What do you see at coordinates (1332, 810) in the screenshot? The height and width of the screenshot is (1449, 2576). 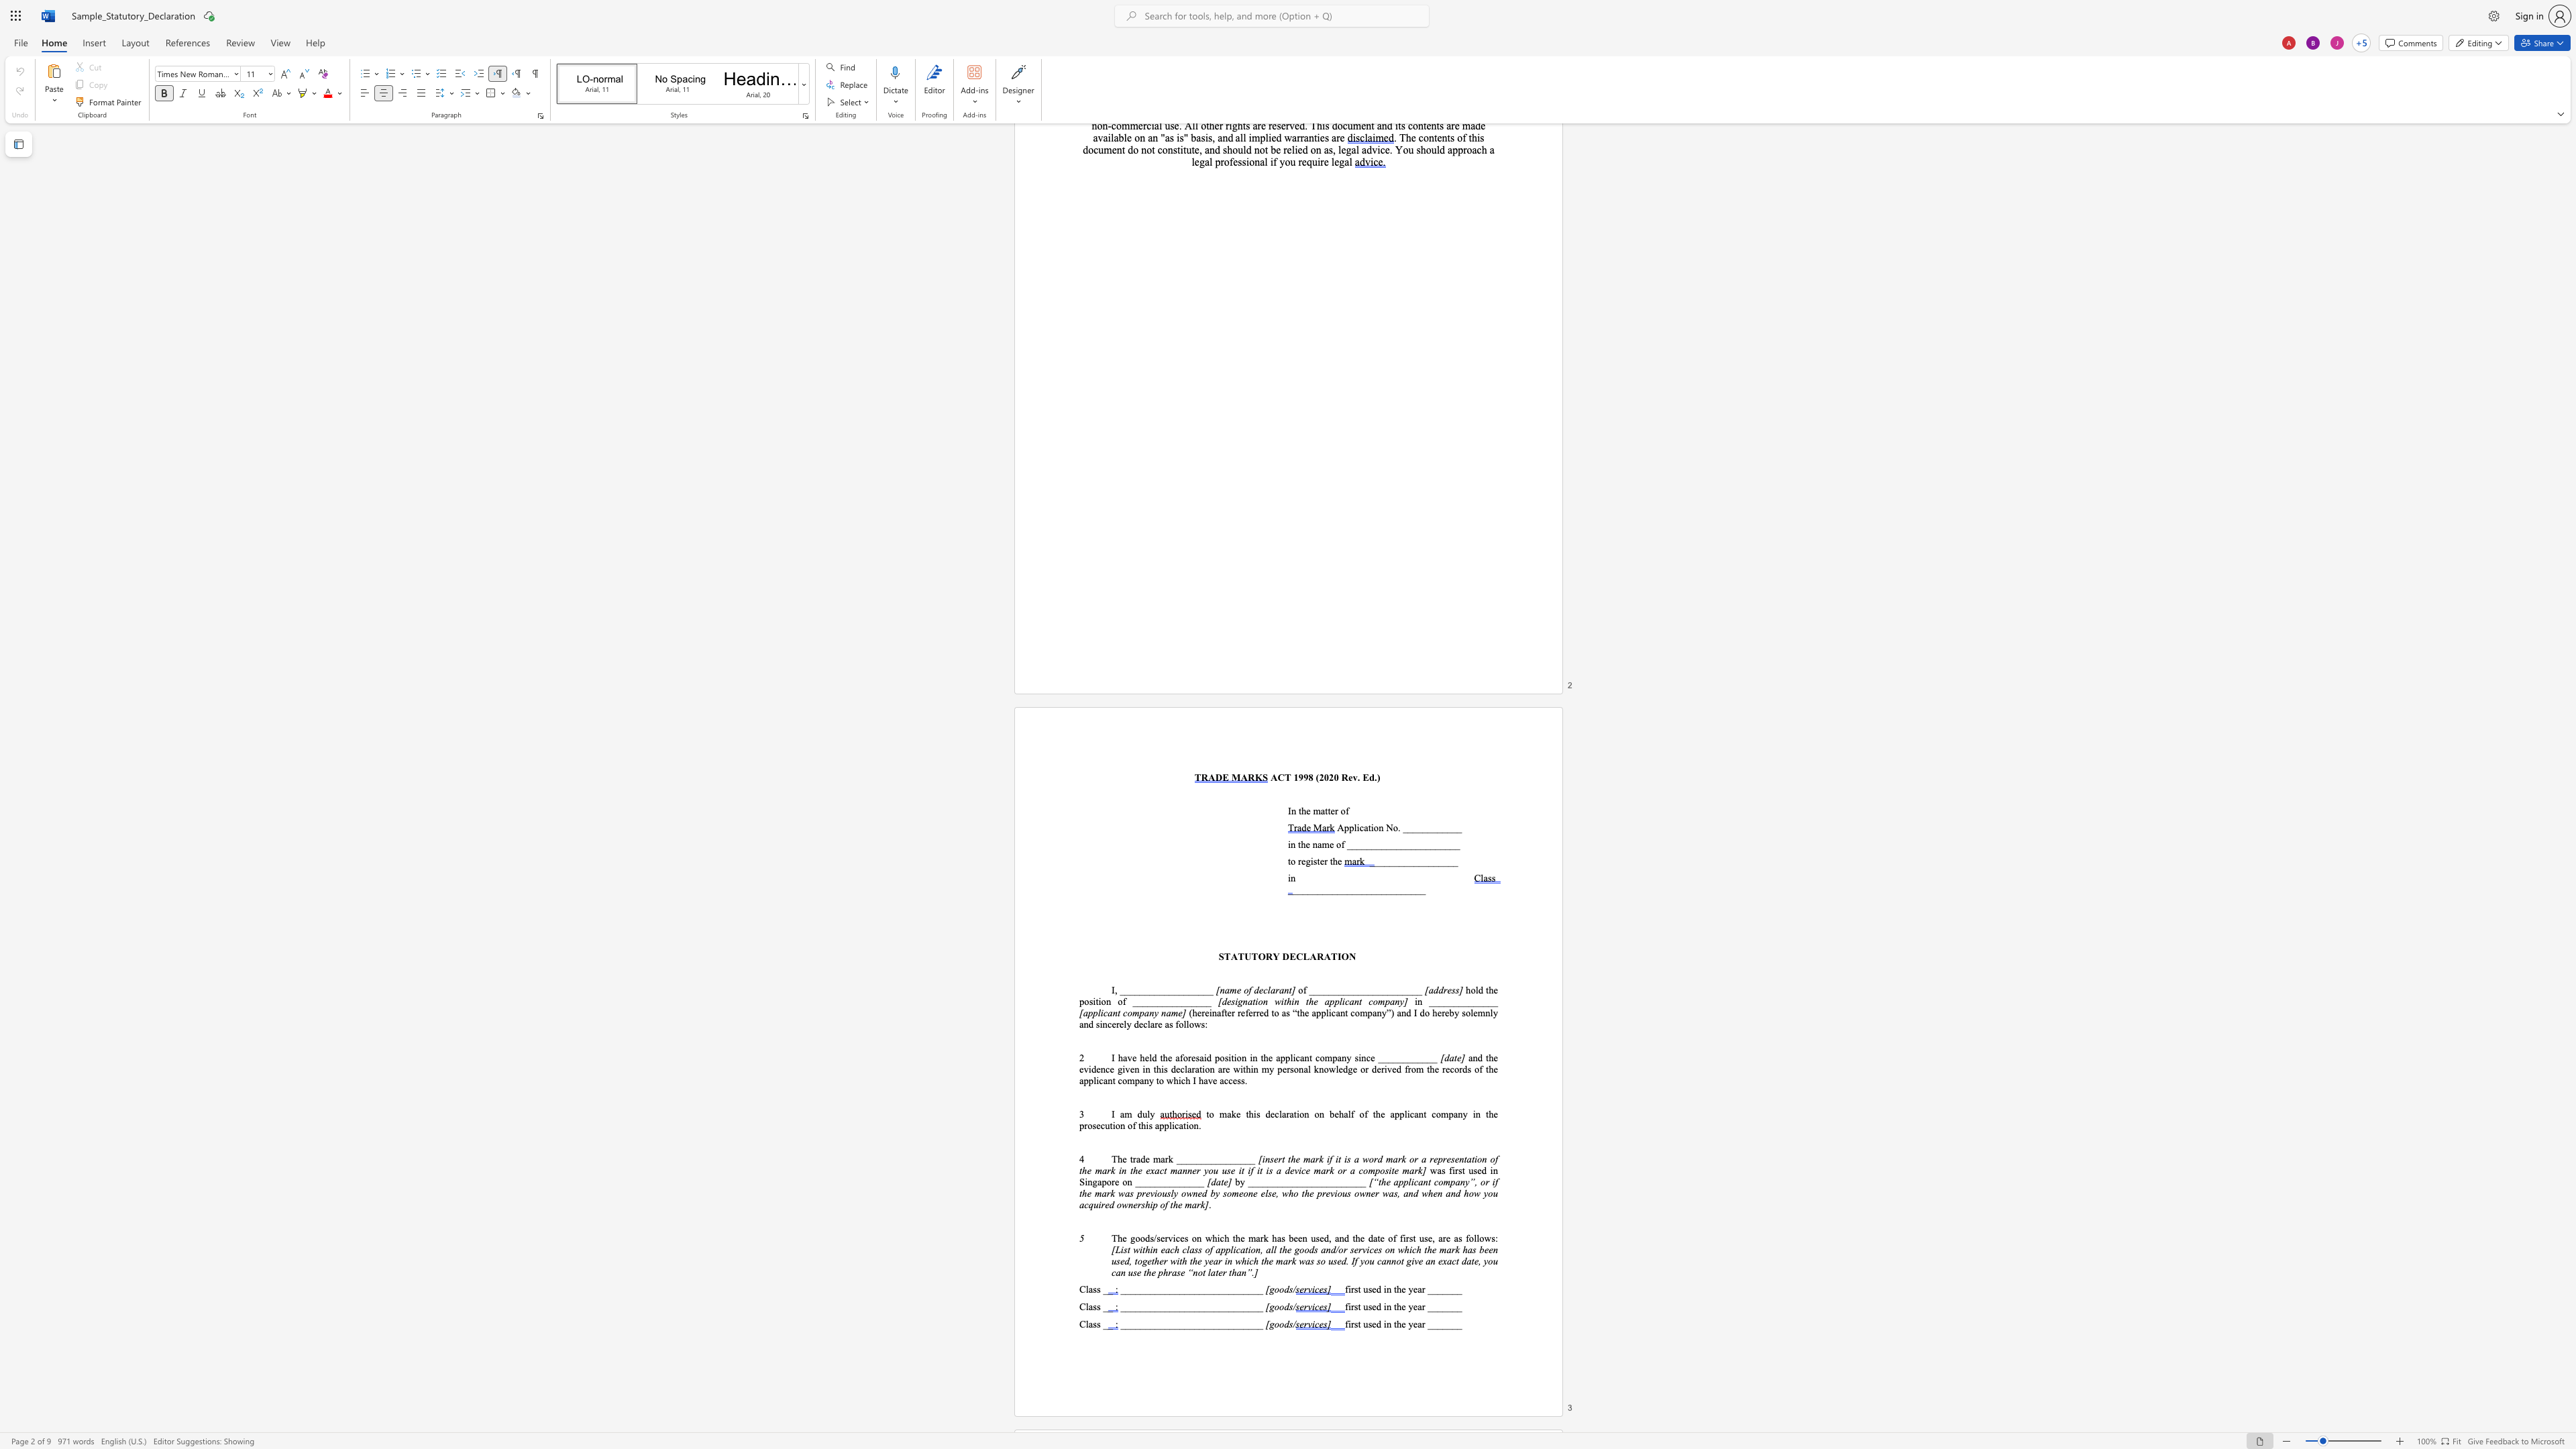 I see `the 2th character "e" in the text` at bounding box center [1332, 810].